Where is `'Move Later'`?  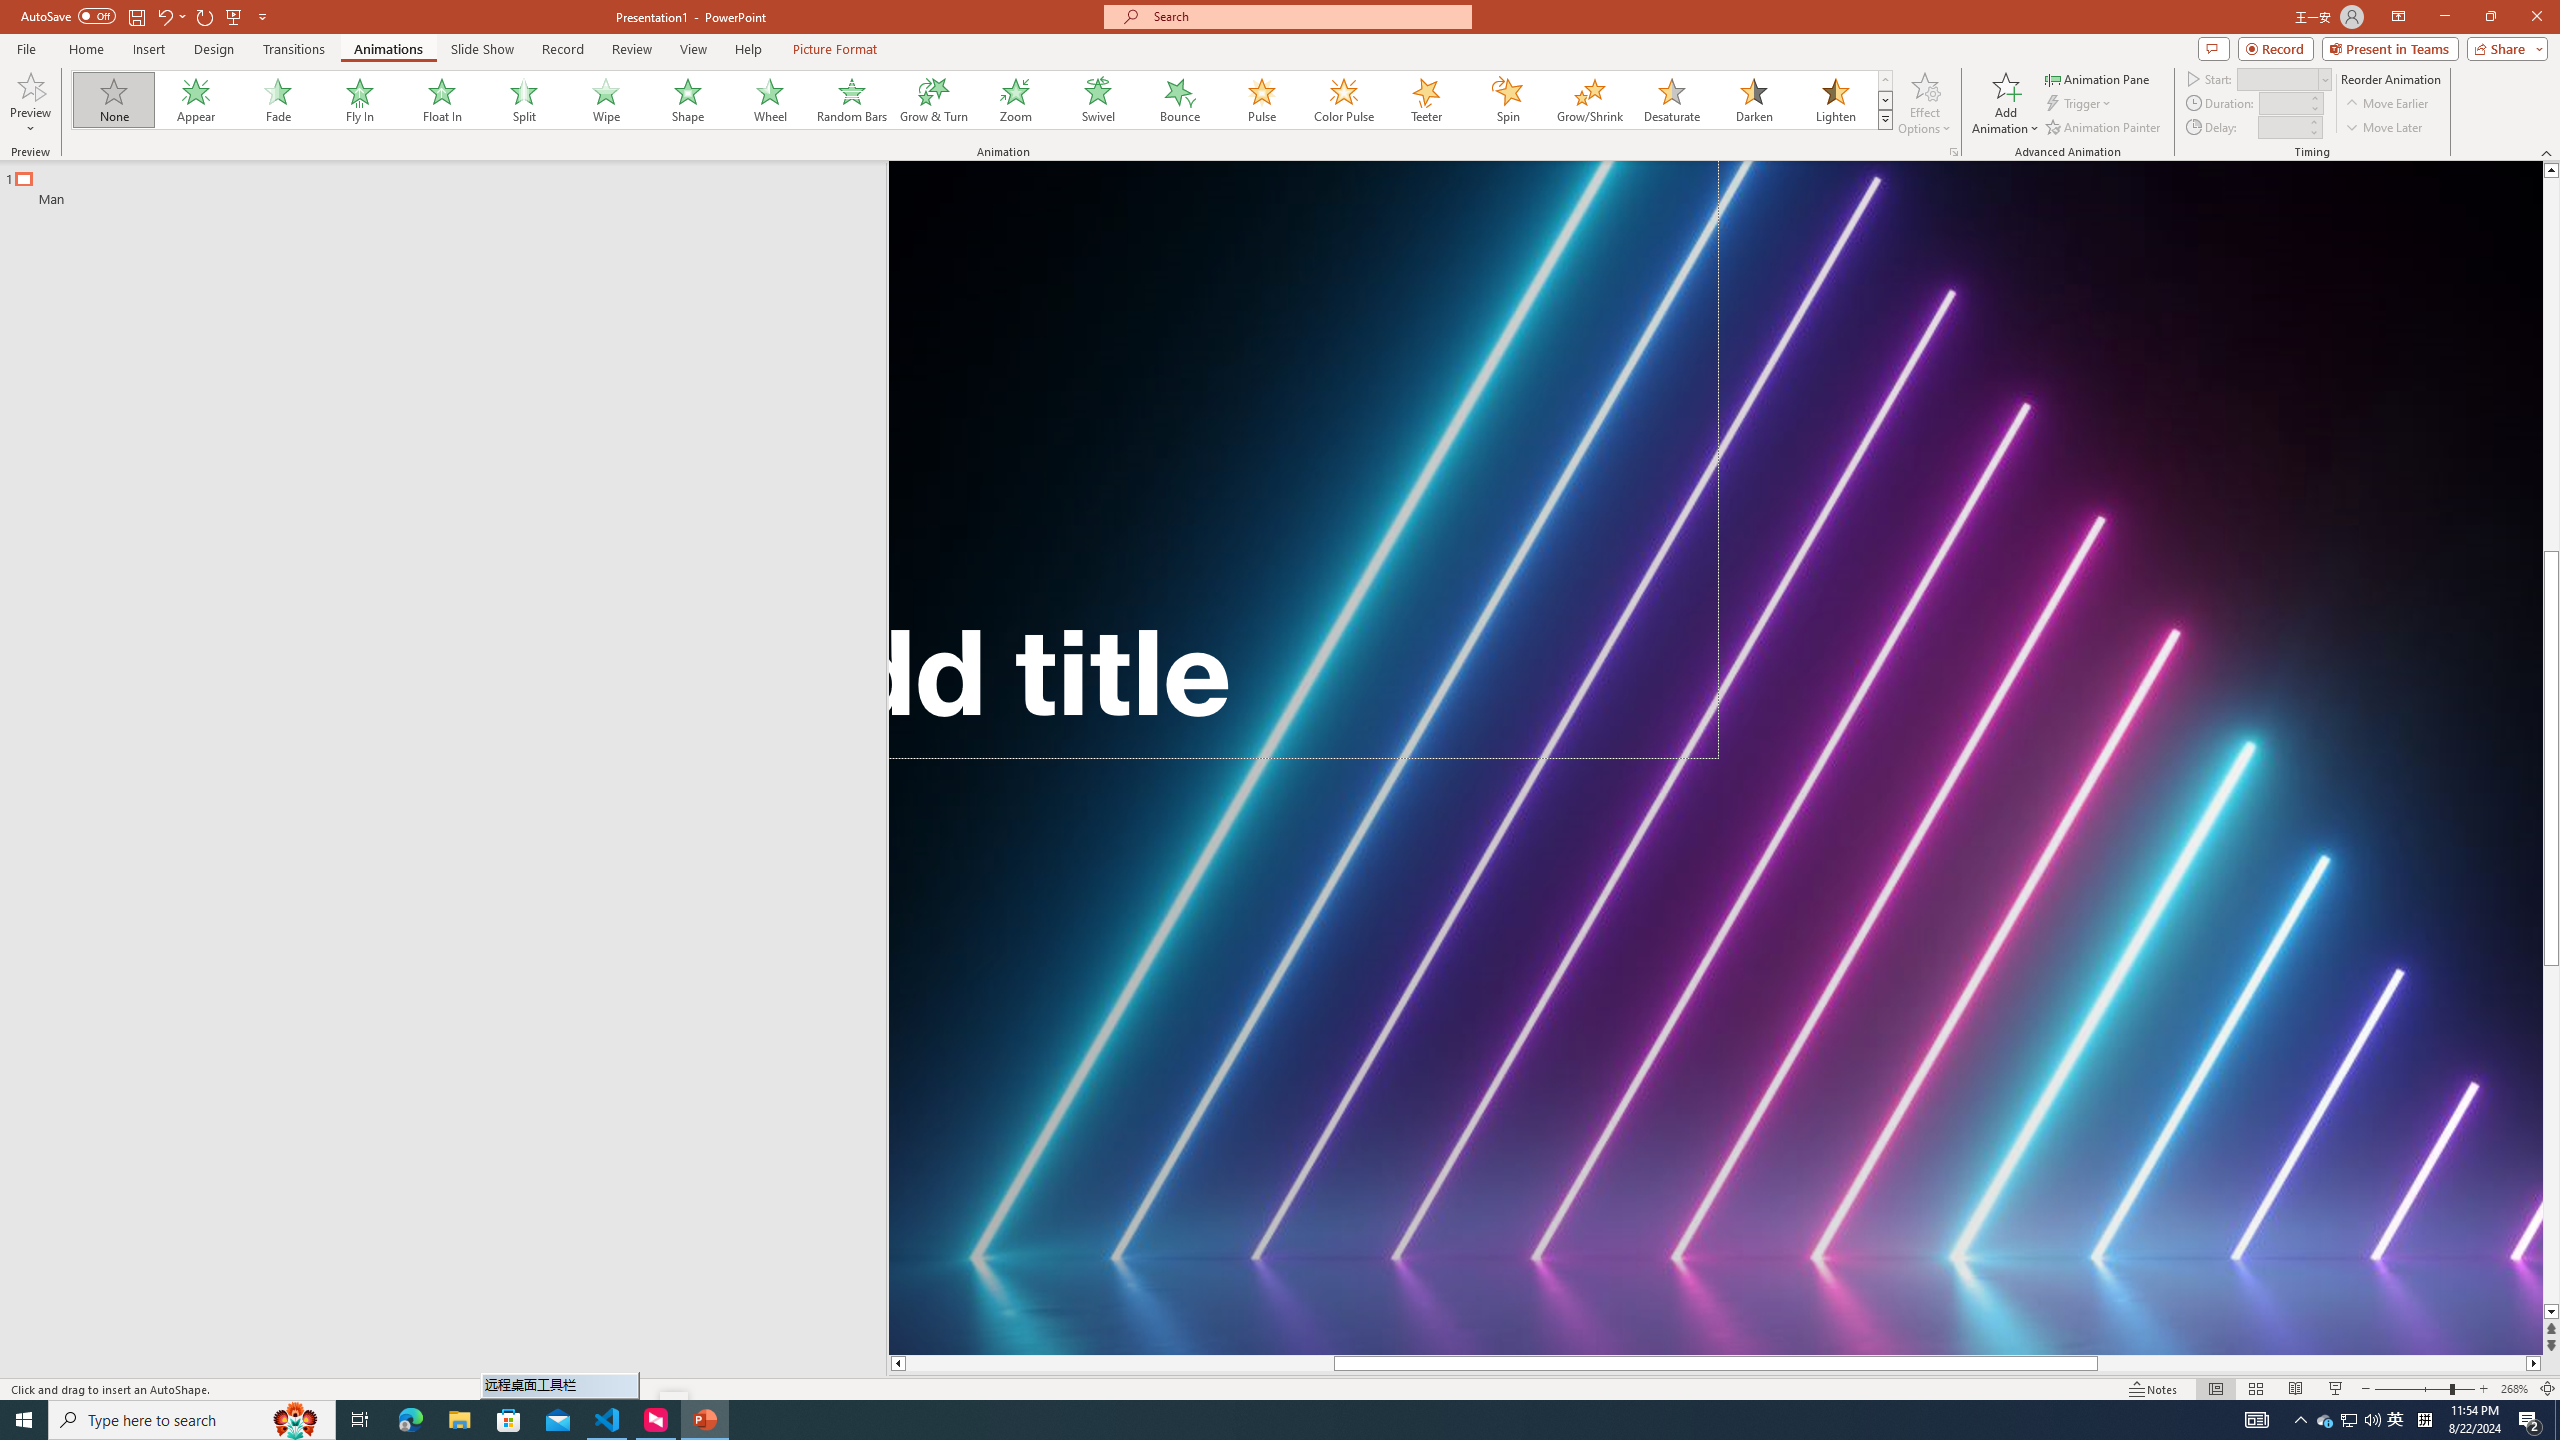
'Move Later' is located at coordinates (2384, 127).